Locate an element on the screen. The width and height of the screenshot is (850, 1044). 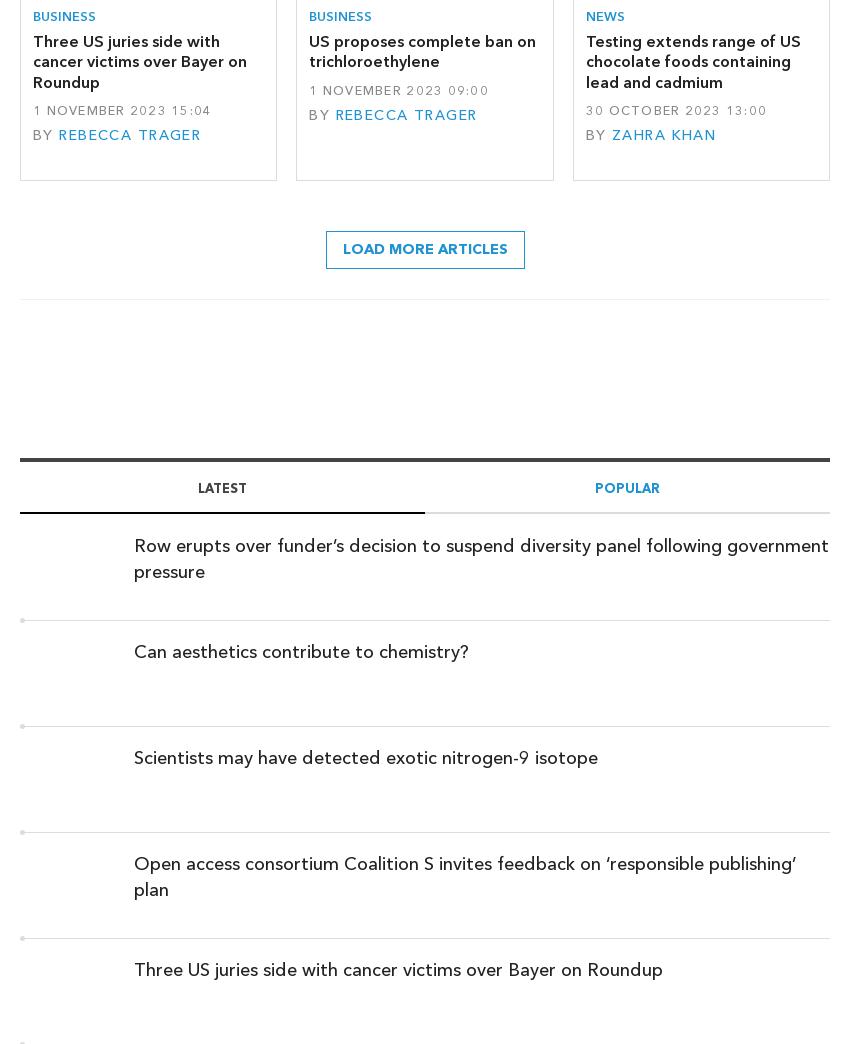
'1 November 2023 15:04' is located at coordinates (121, 109).